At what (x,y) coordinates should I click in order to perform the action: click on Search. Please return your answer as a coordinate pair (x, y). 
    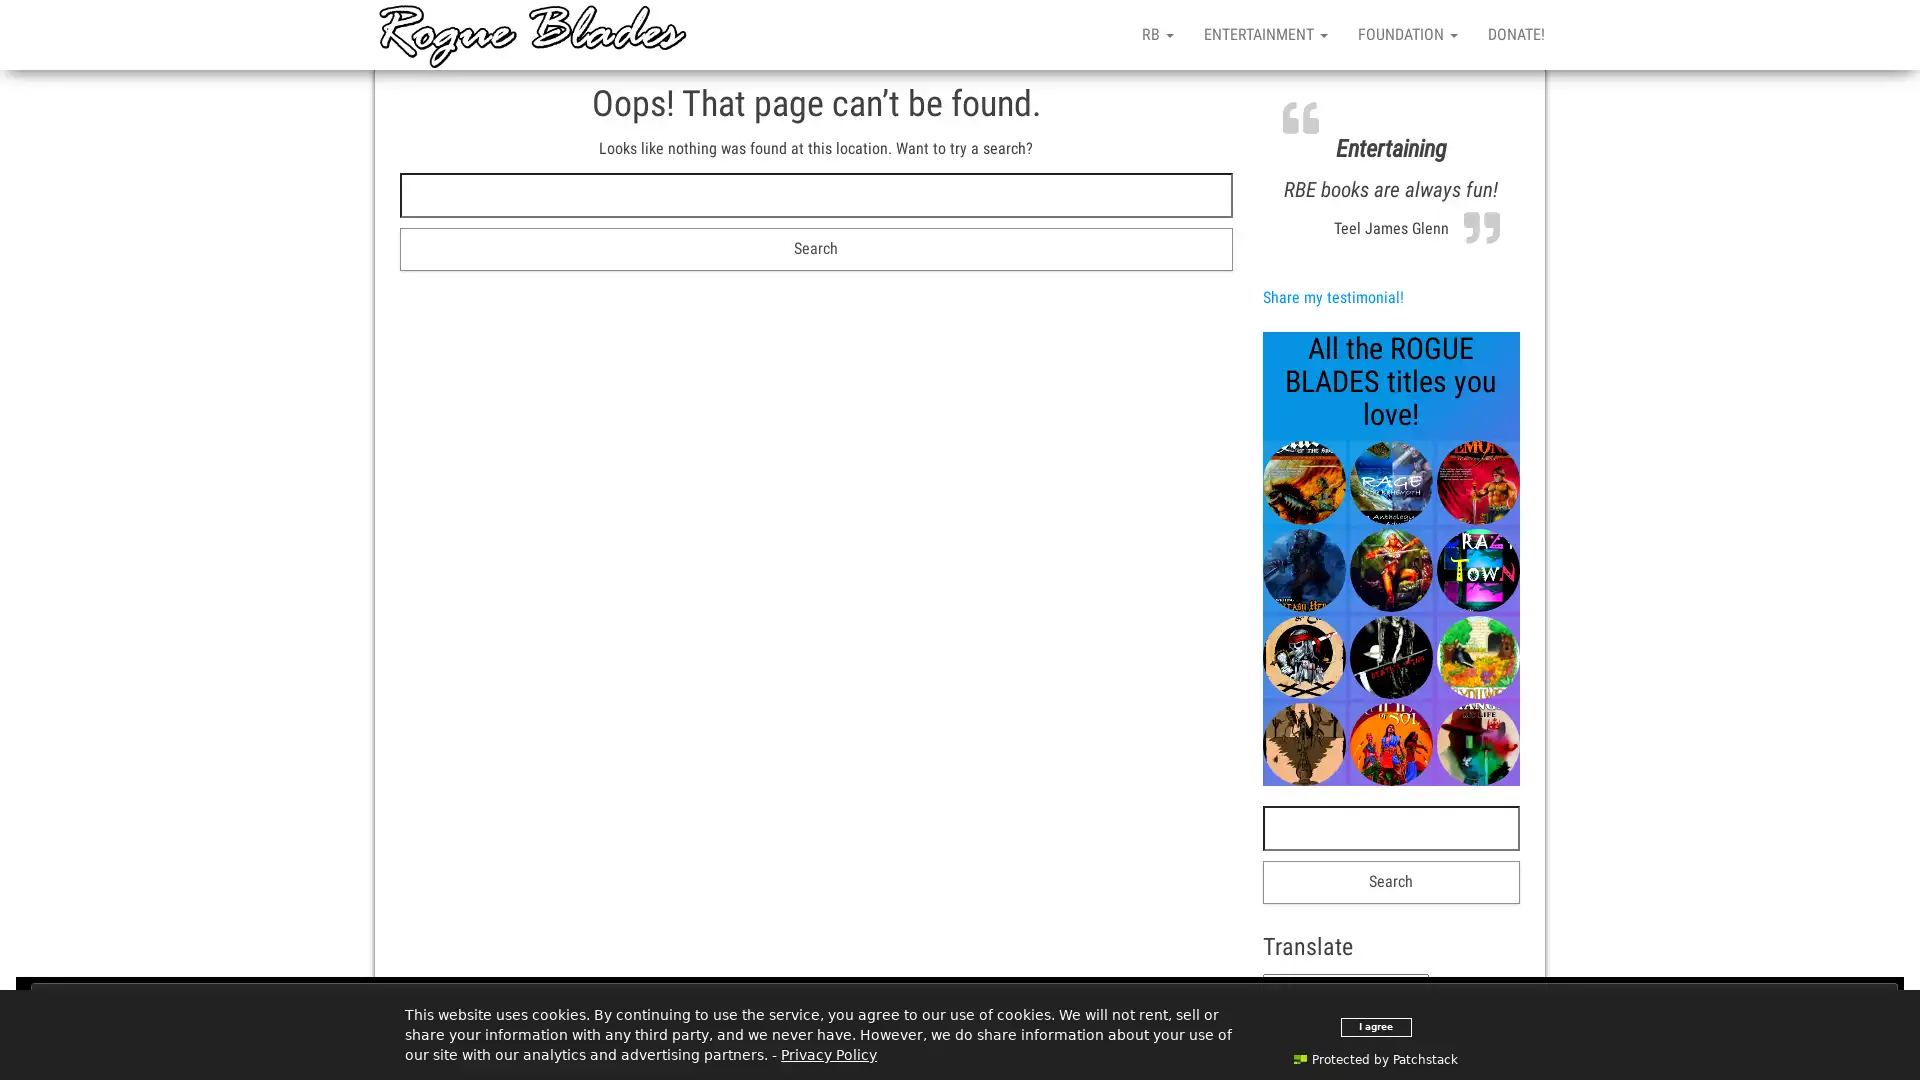
    Looking at the image, I should click on (816, 248).